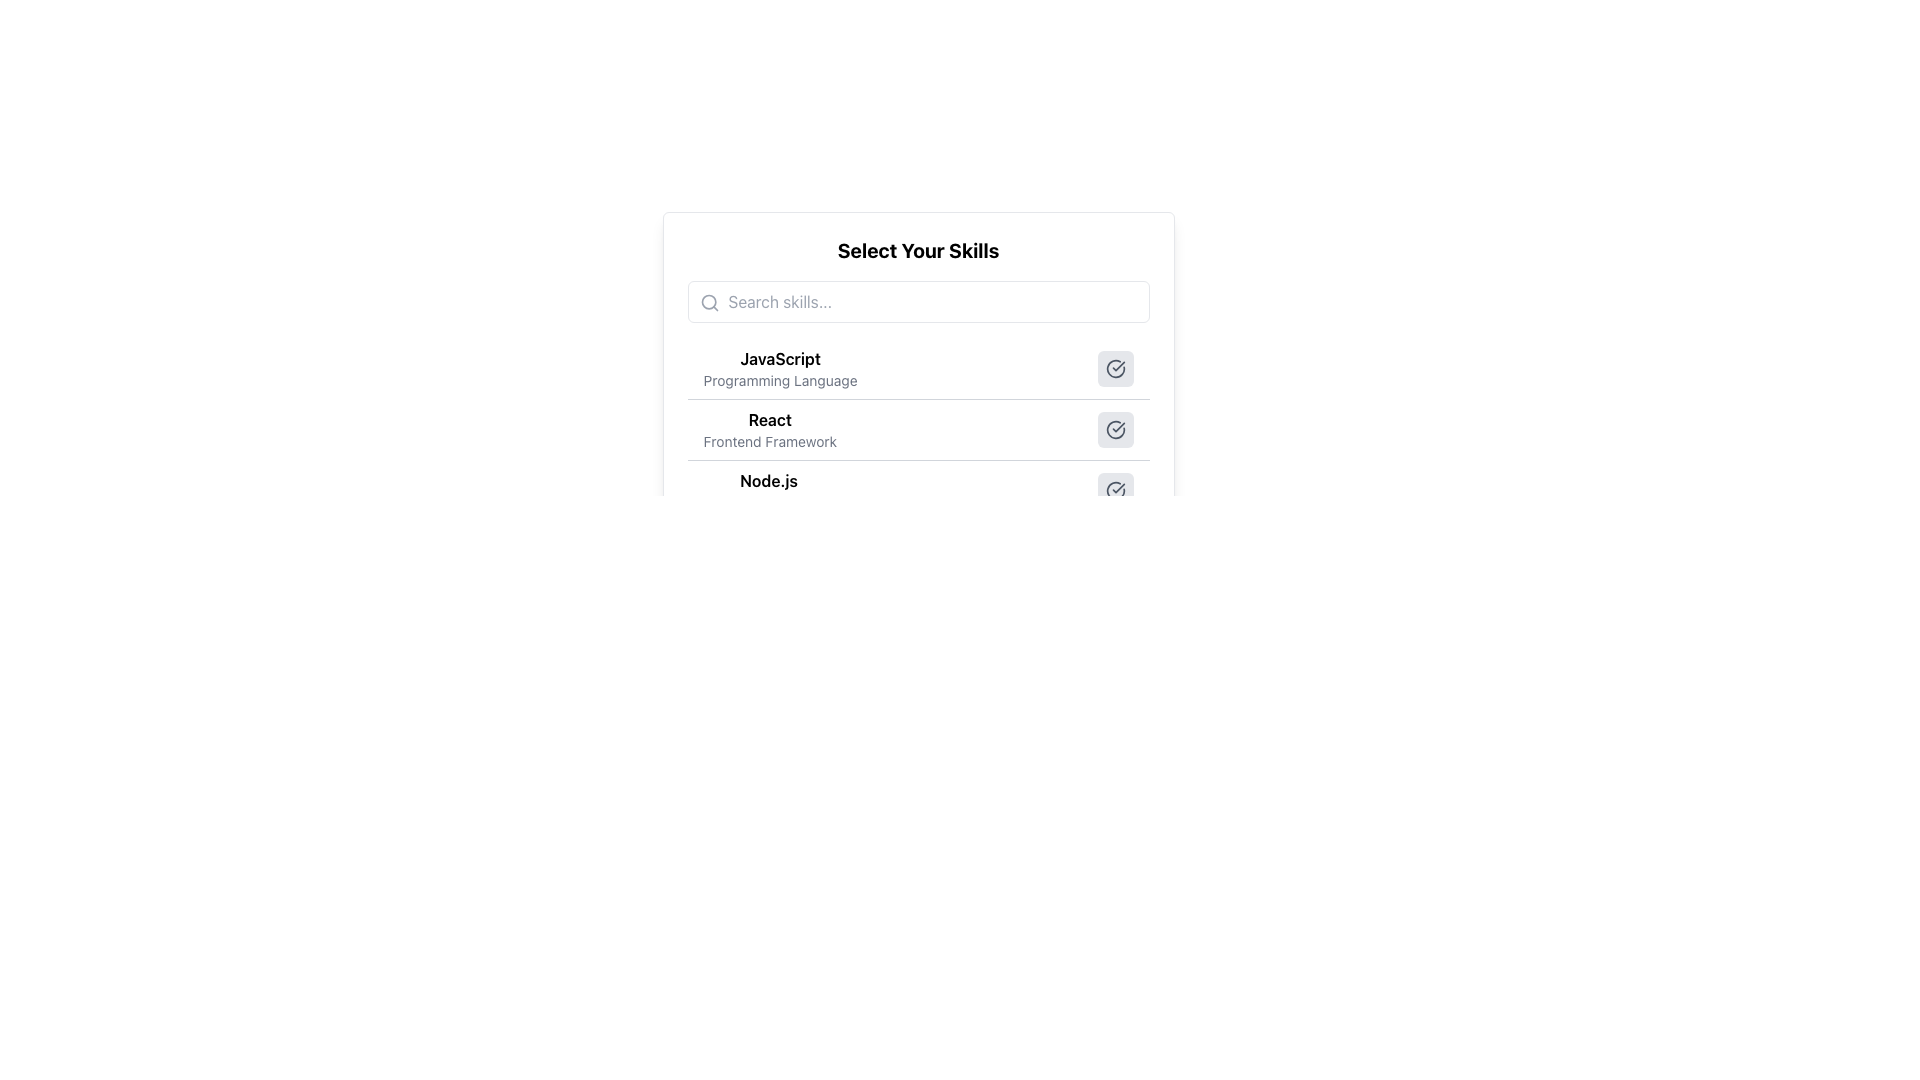 This screenshot has width=1920, height=1080. Describe the element at coordinates (769, 441) in the screenshot. I see `the 'Frontend Framework' text label located beneath the 'React' title` at that location.